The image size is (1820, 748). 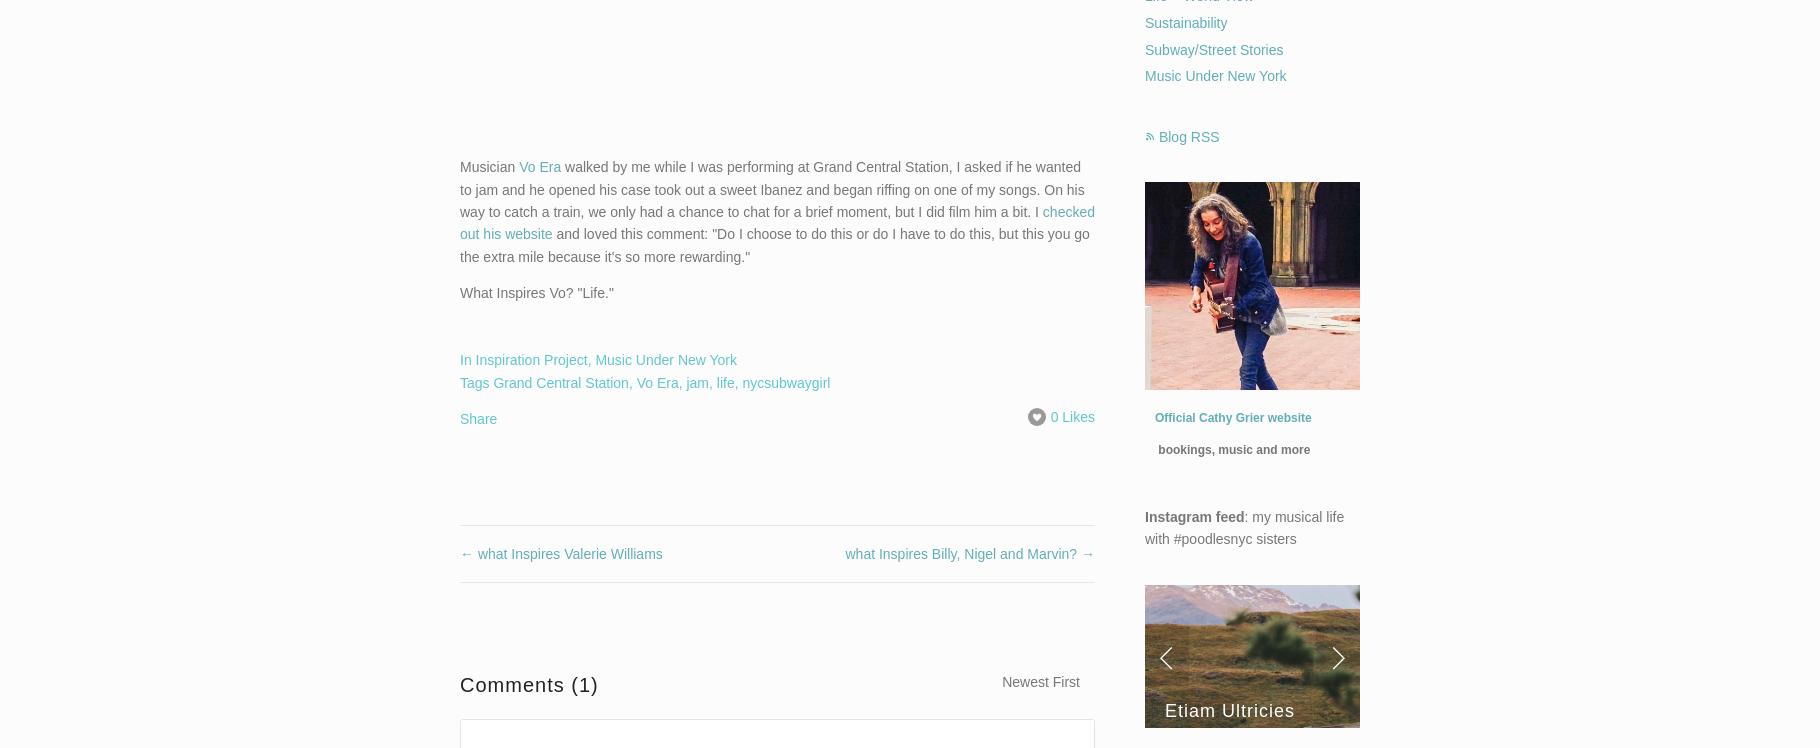 What do you see at coordinates (1144, 47) in the screenshot?
I see `'Subway/Street Stories'` at bounding box center [1144, 47].